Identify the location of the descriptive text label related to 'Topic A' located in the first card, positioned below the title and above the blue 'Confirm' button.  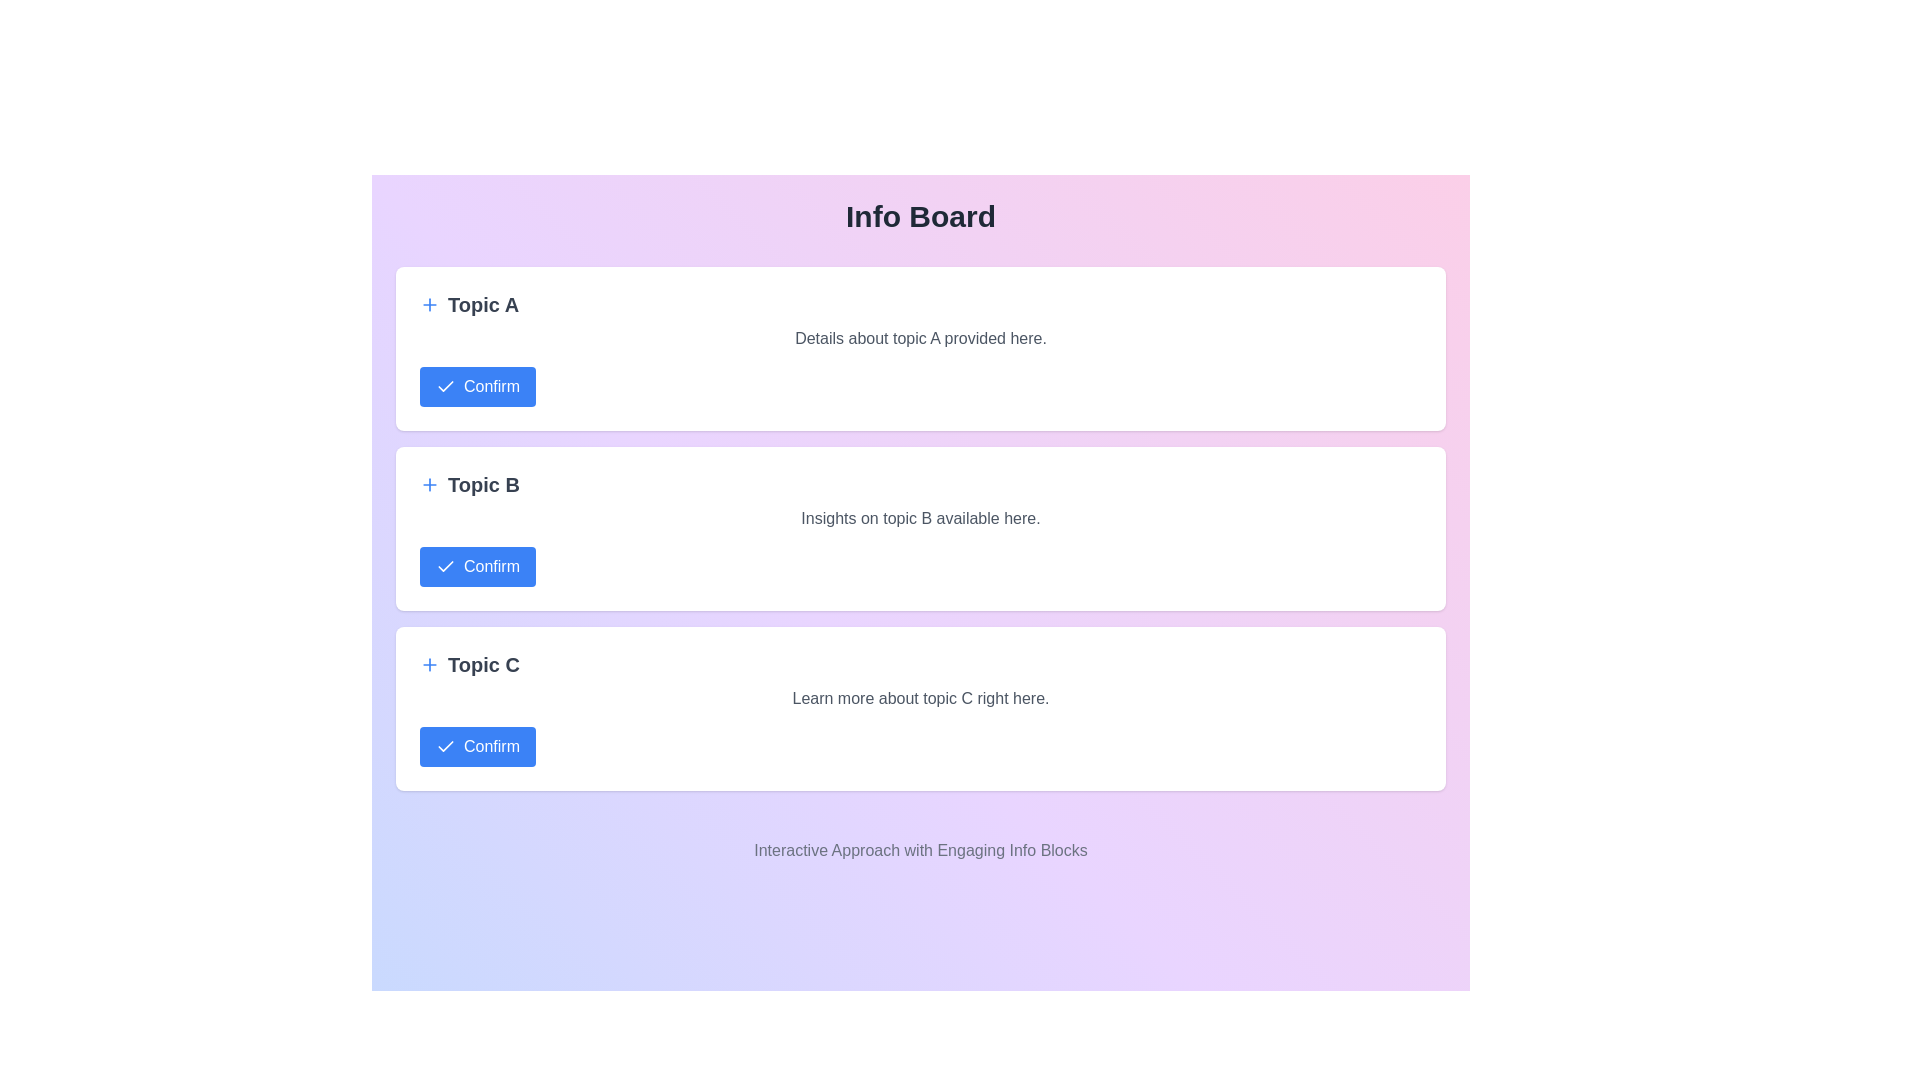
(920, 338).